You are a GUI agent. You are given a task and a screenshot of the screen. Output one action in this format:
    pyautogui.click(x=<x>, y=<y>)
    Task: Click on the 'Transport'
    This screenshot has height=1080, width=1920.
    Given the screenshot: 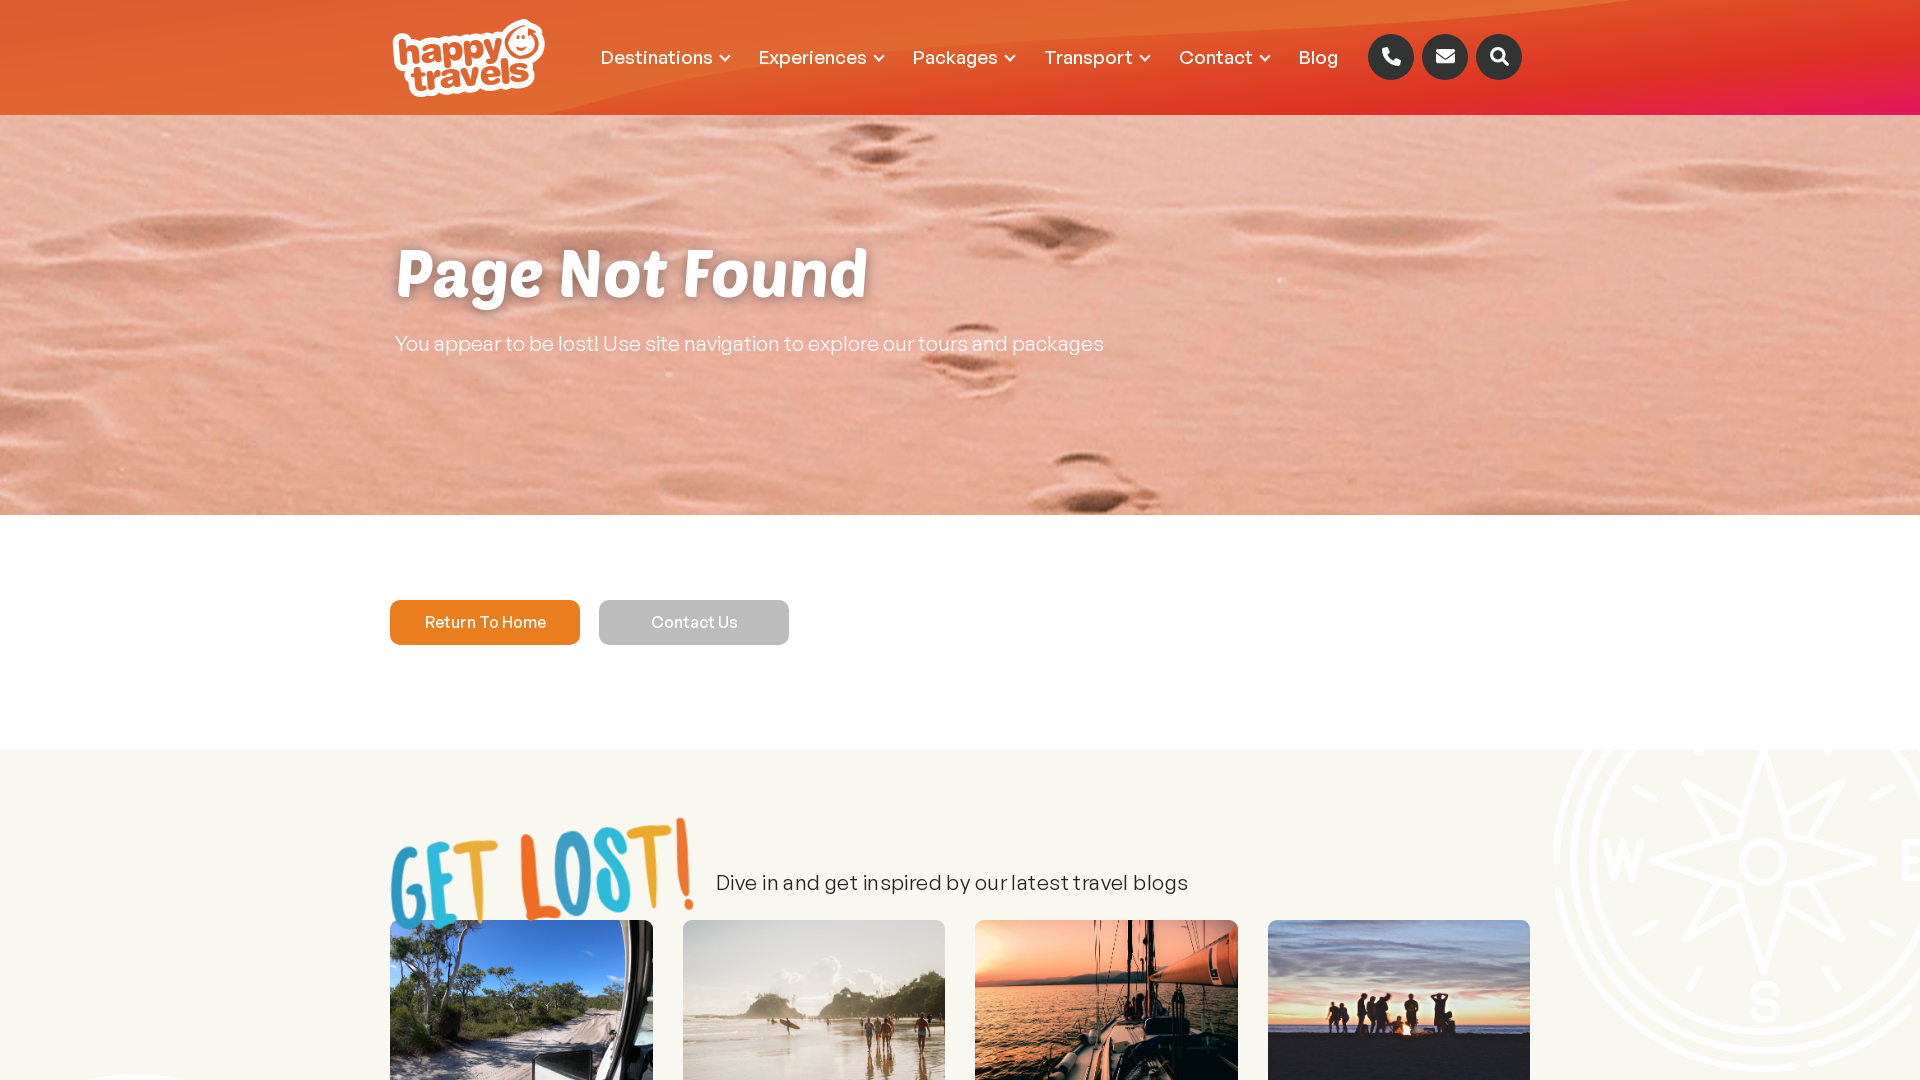 What is the action you would take?
    pyautogui.click(x=1095, y=56)
    